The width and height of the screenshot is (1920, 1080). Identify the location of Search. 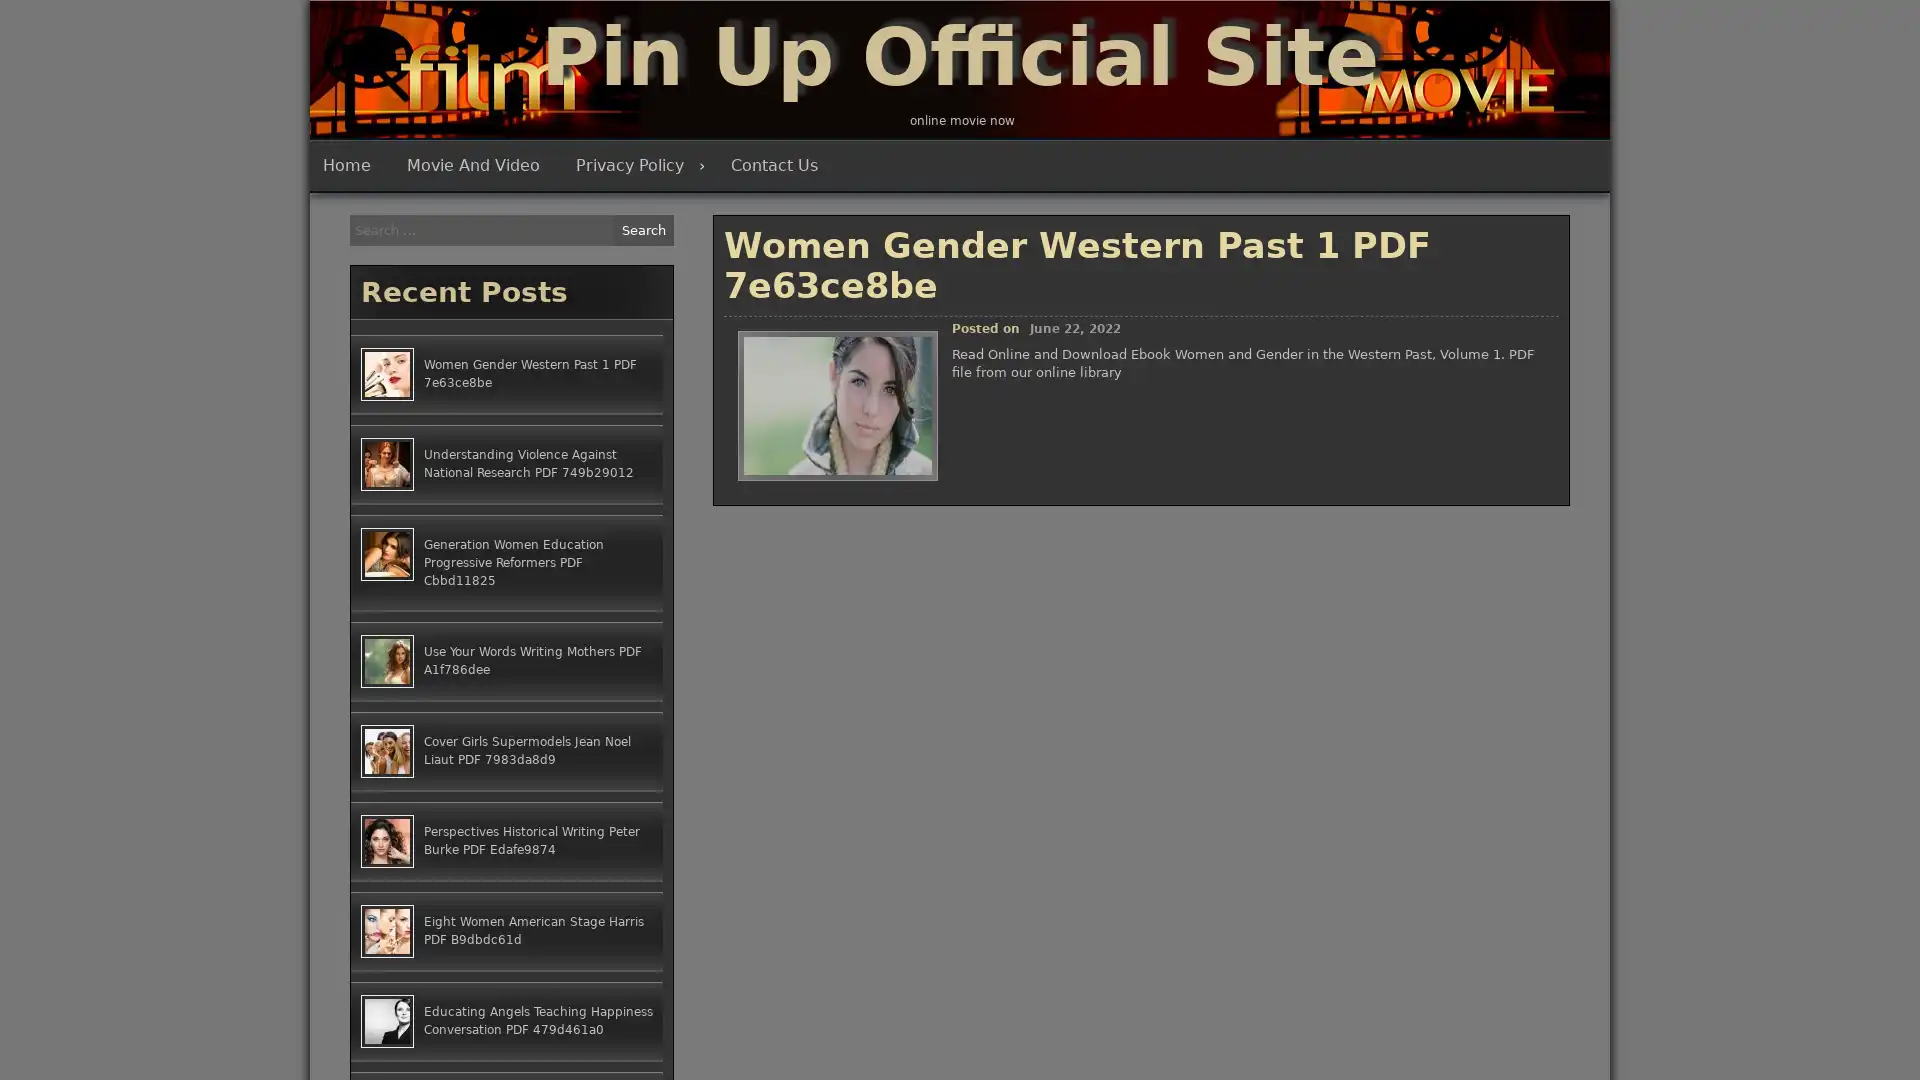
(643, 229).